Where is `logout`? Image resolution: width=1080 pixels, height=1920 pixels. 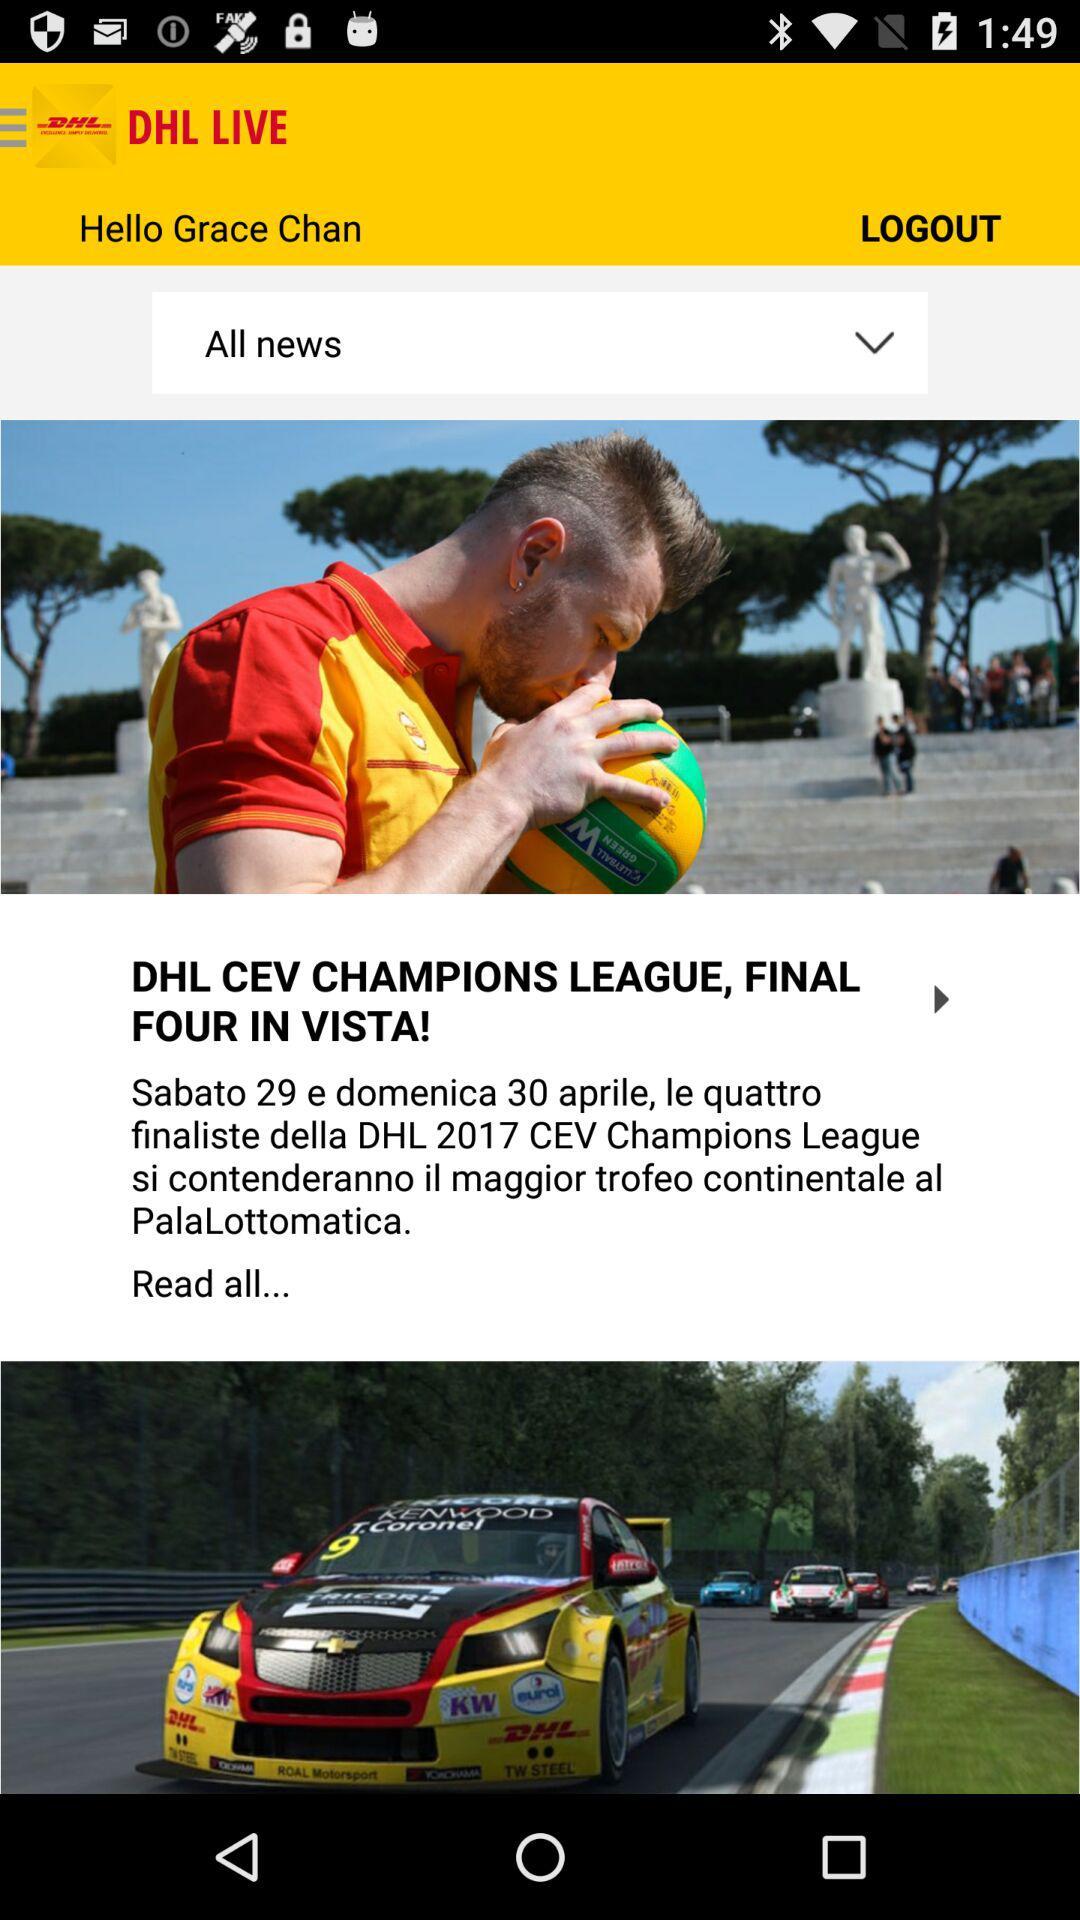
logout is located at coordinates (930, 227).